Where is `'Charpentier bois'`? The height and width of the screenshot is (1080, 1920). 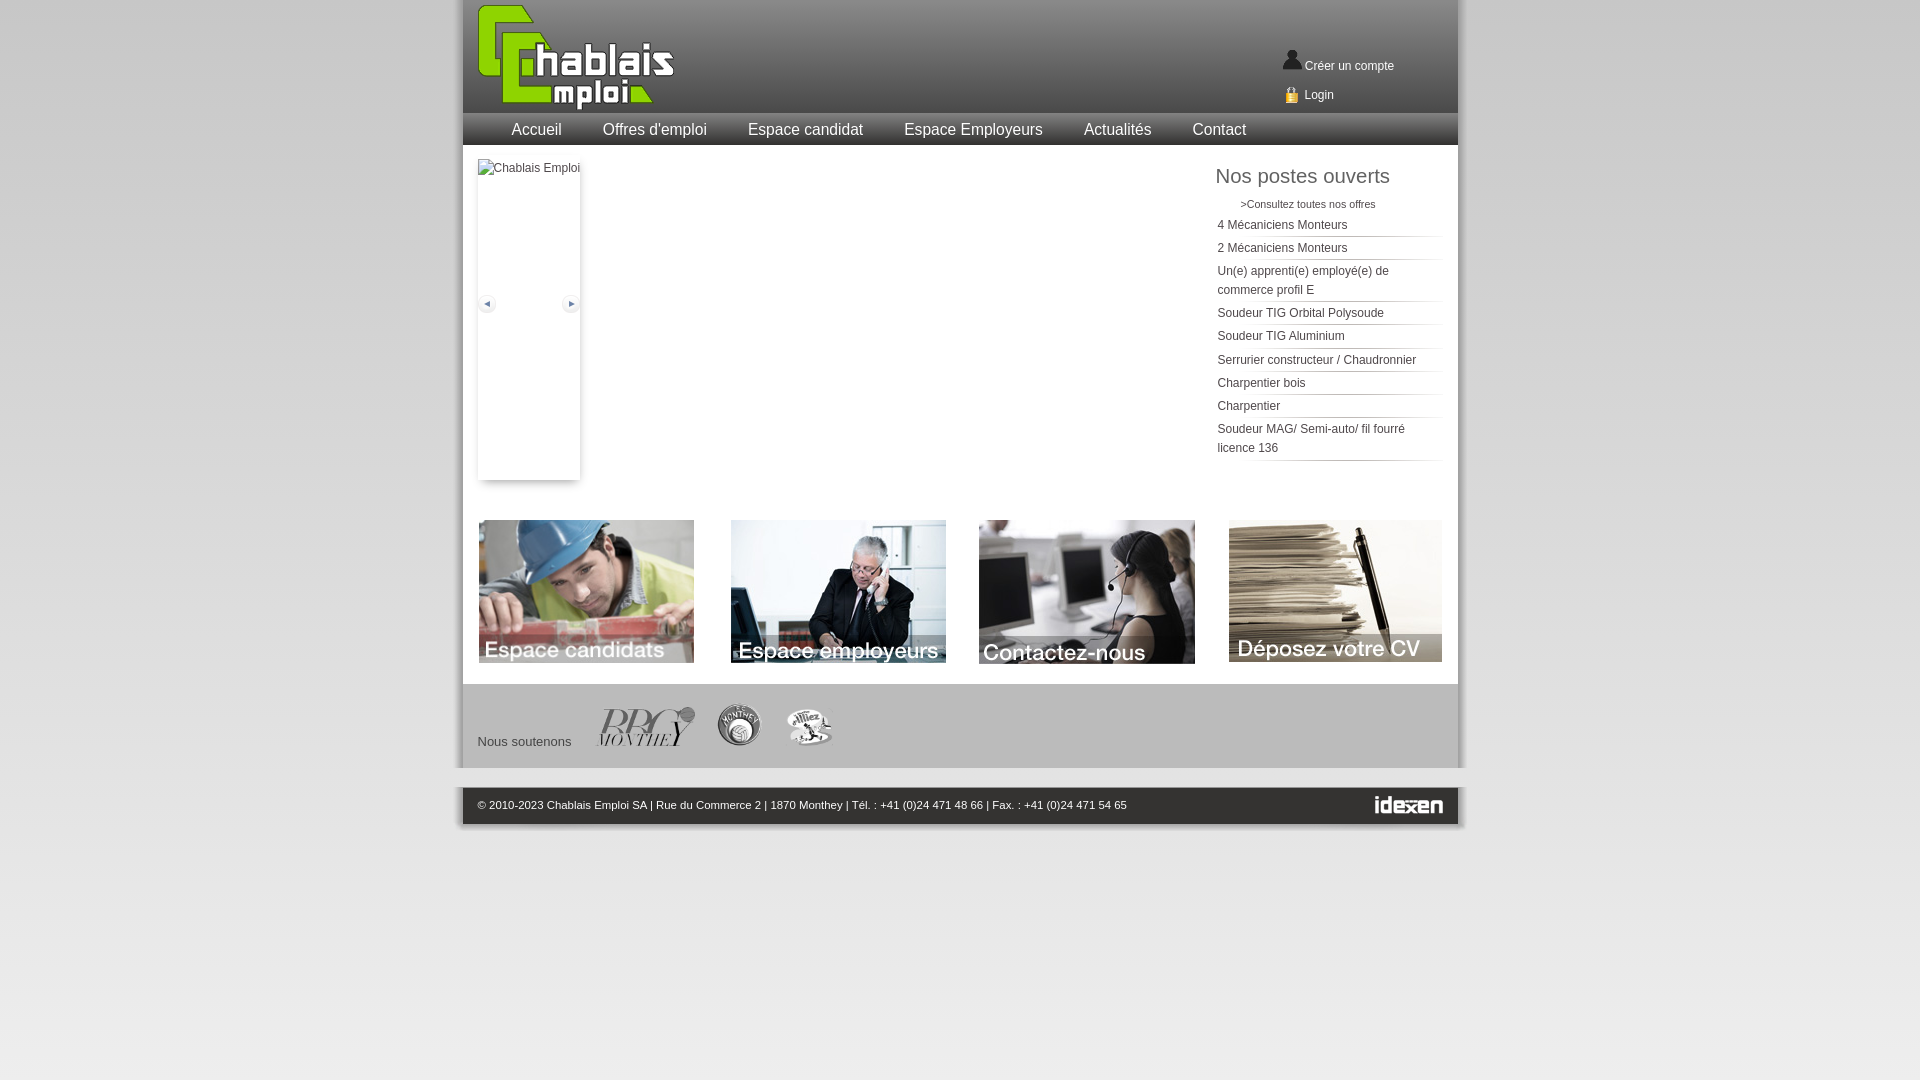 'Charpentier bois' is located at coordinates (1261, 382).